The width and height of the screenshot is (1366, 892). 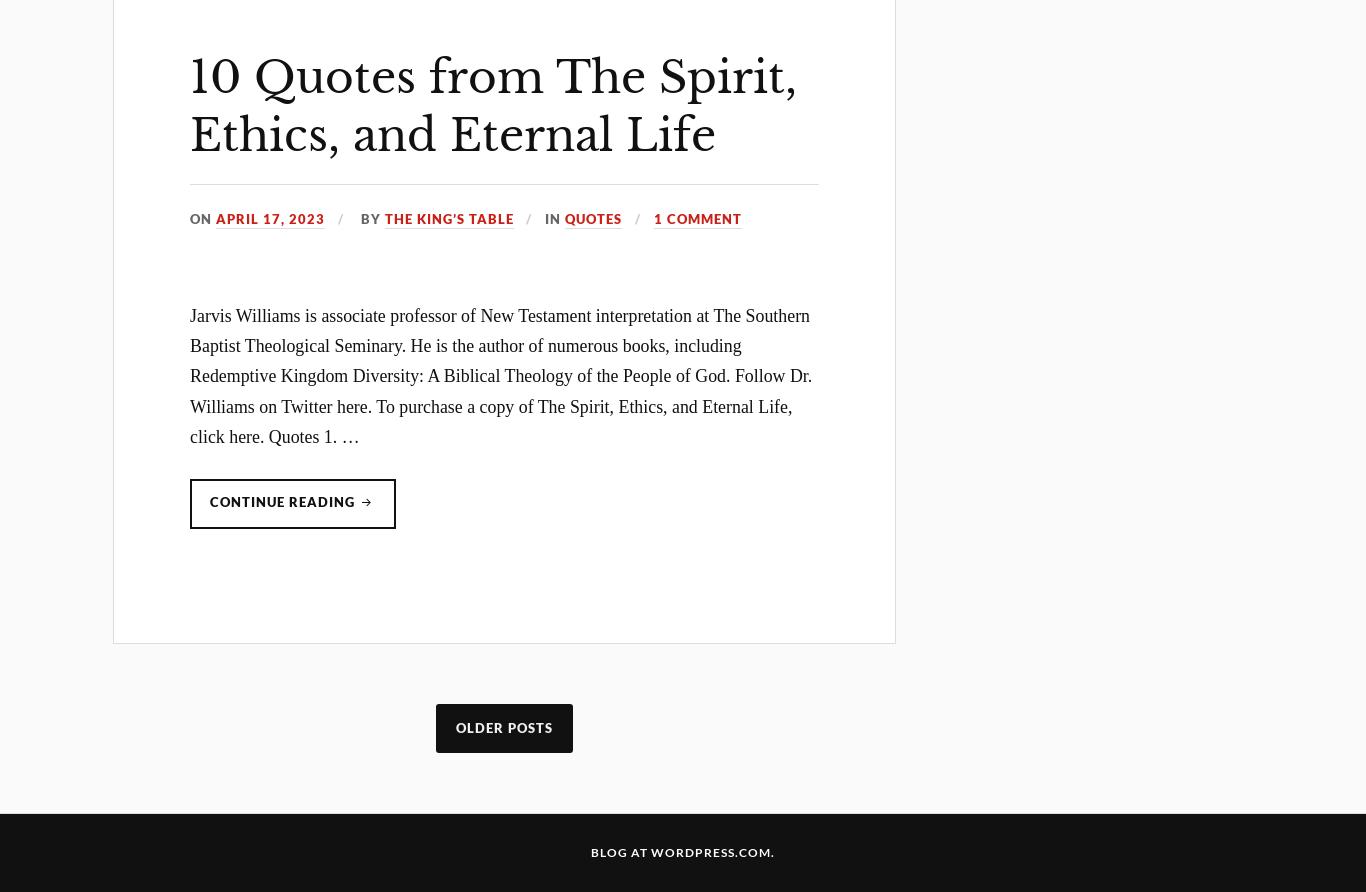 What do you see at coordinates (493, 105) in the screenshot?
I see `'10 Quotes from The Spirit, Ethics, and Eternal Life'` at bounding box center [493, 105].